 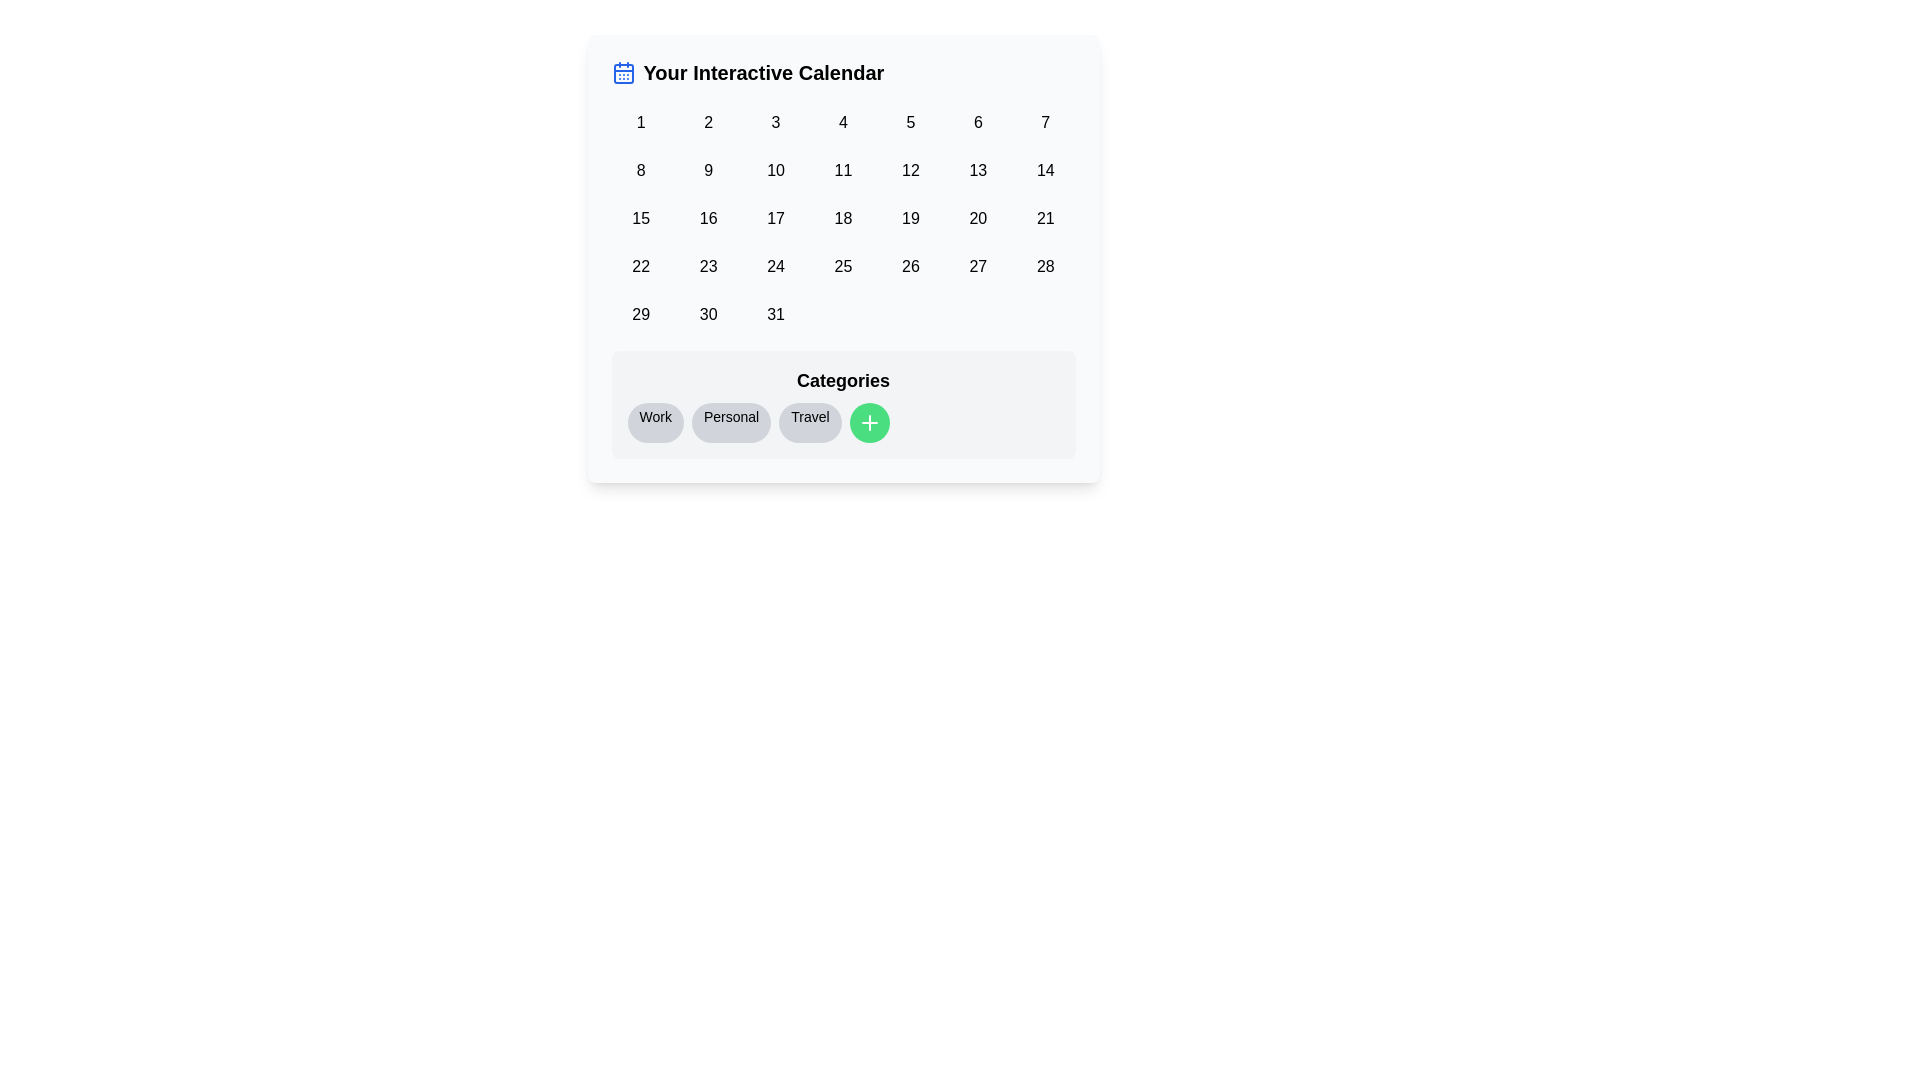 I want to click on the sixth button in the interactive calendar grid, so click(x=978, y=123).